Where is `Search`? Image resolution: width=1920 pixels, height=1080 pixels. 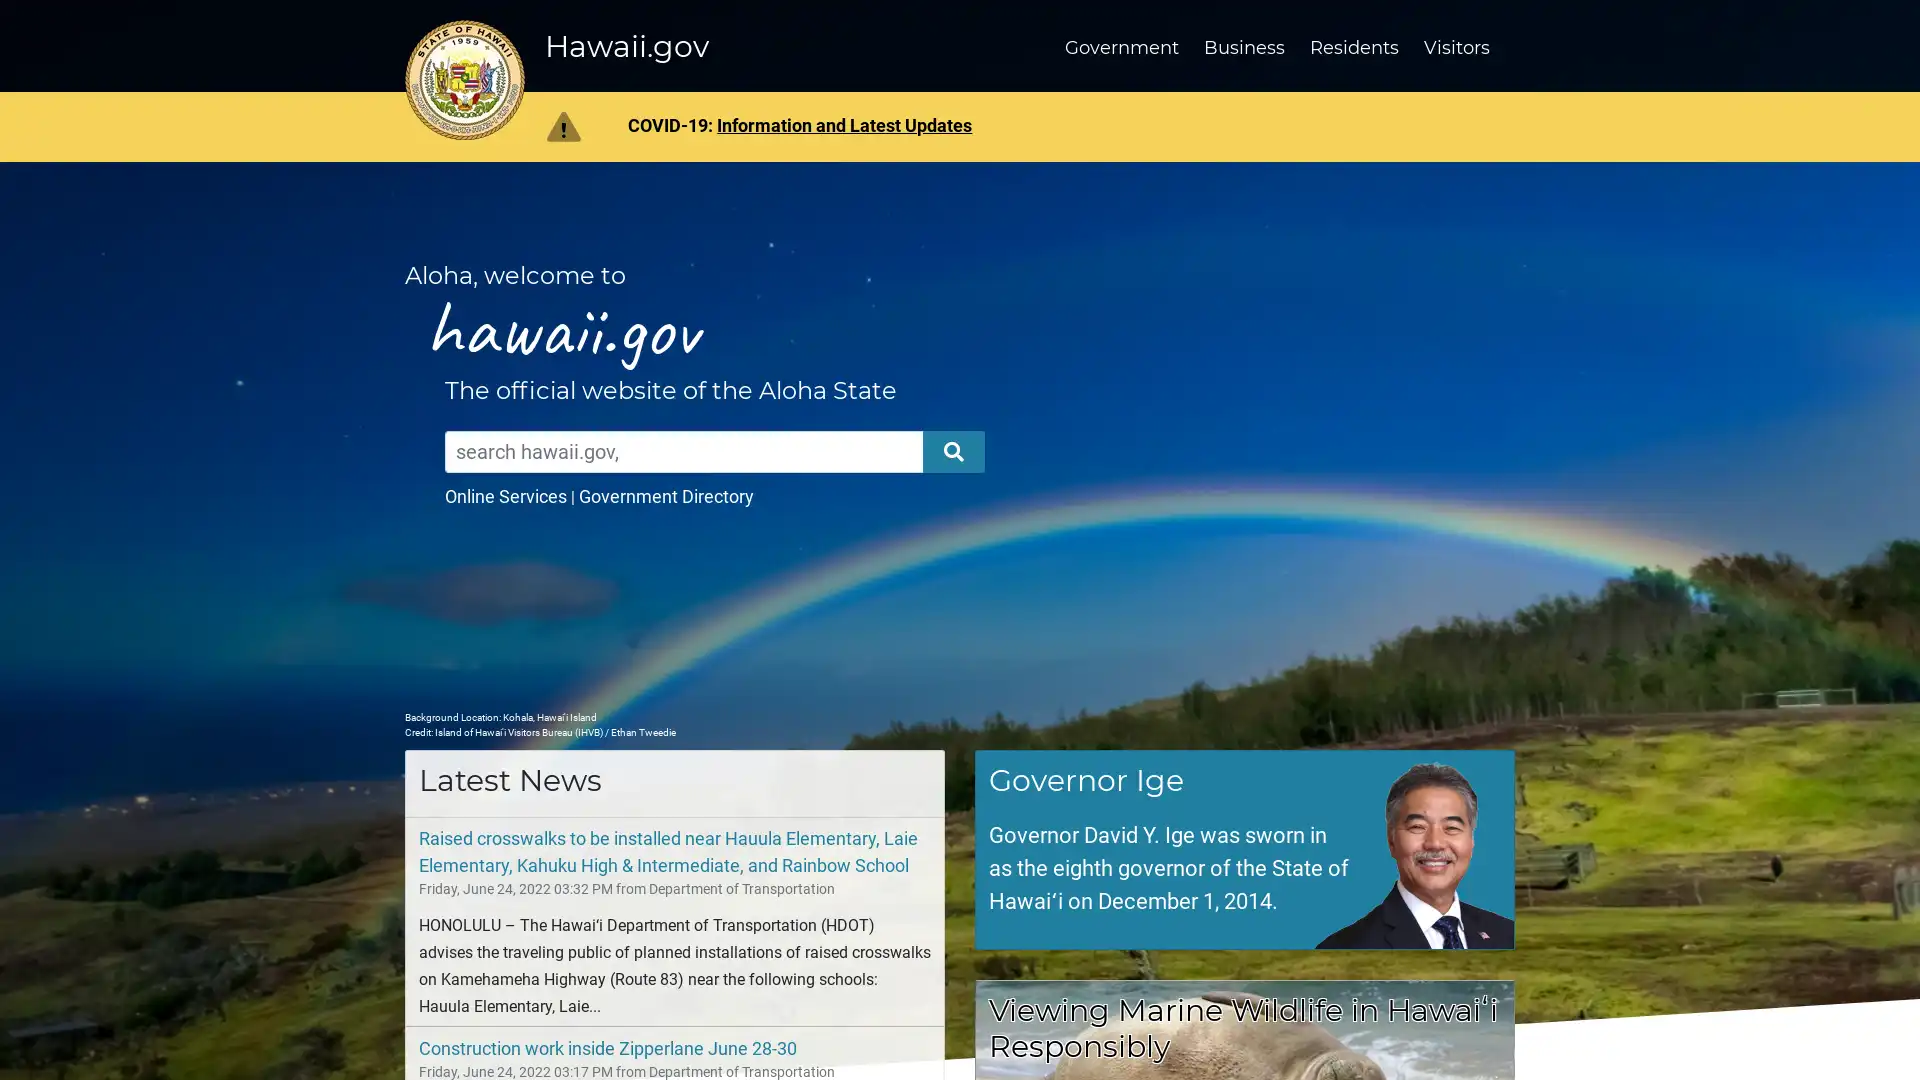 Search is located at coordinates (953, 451).